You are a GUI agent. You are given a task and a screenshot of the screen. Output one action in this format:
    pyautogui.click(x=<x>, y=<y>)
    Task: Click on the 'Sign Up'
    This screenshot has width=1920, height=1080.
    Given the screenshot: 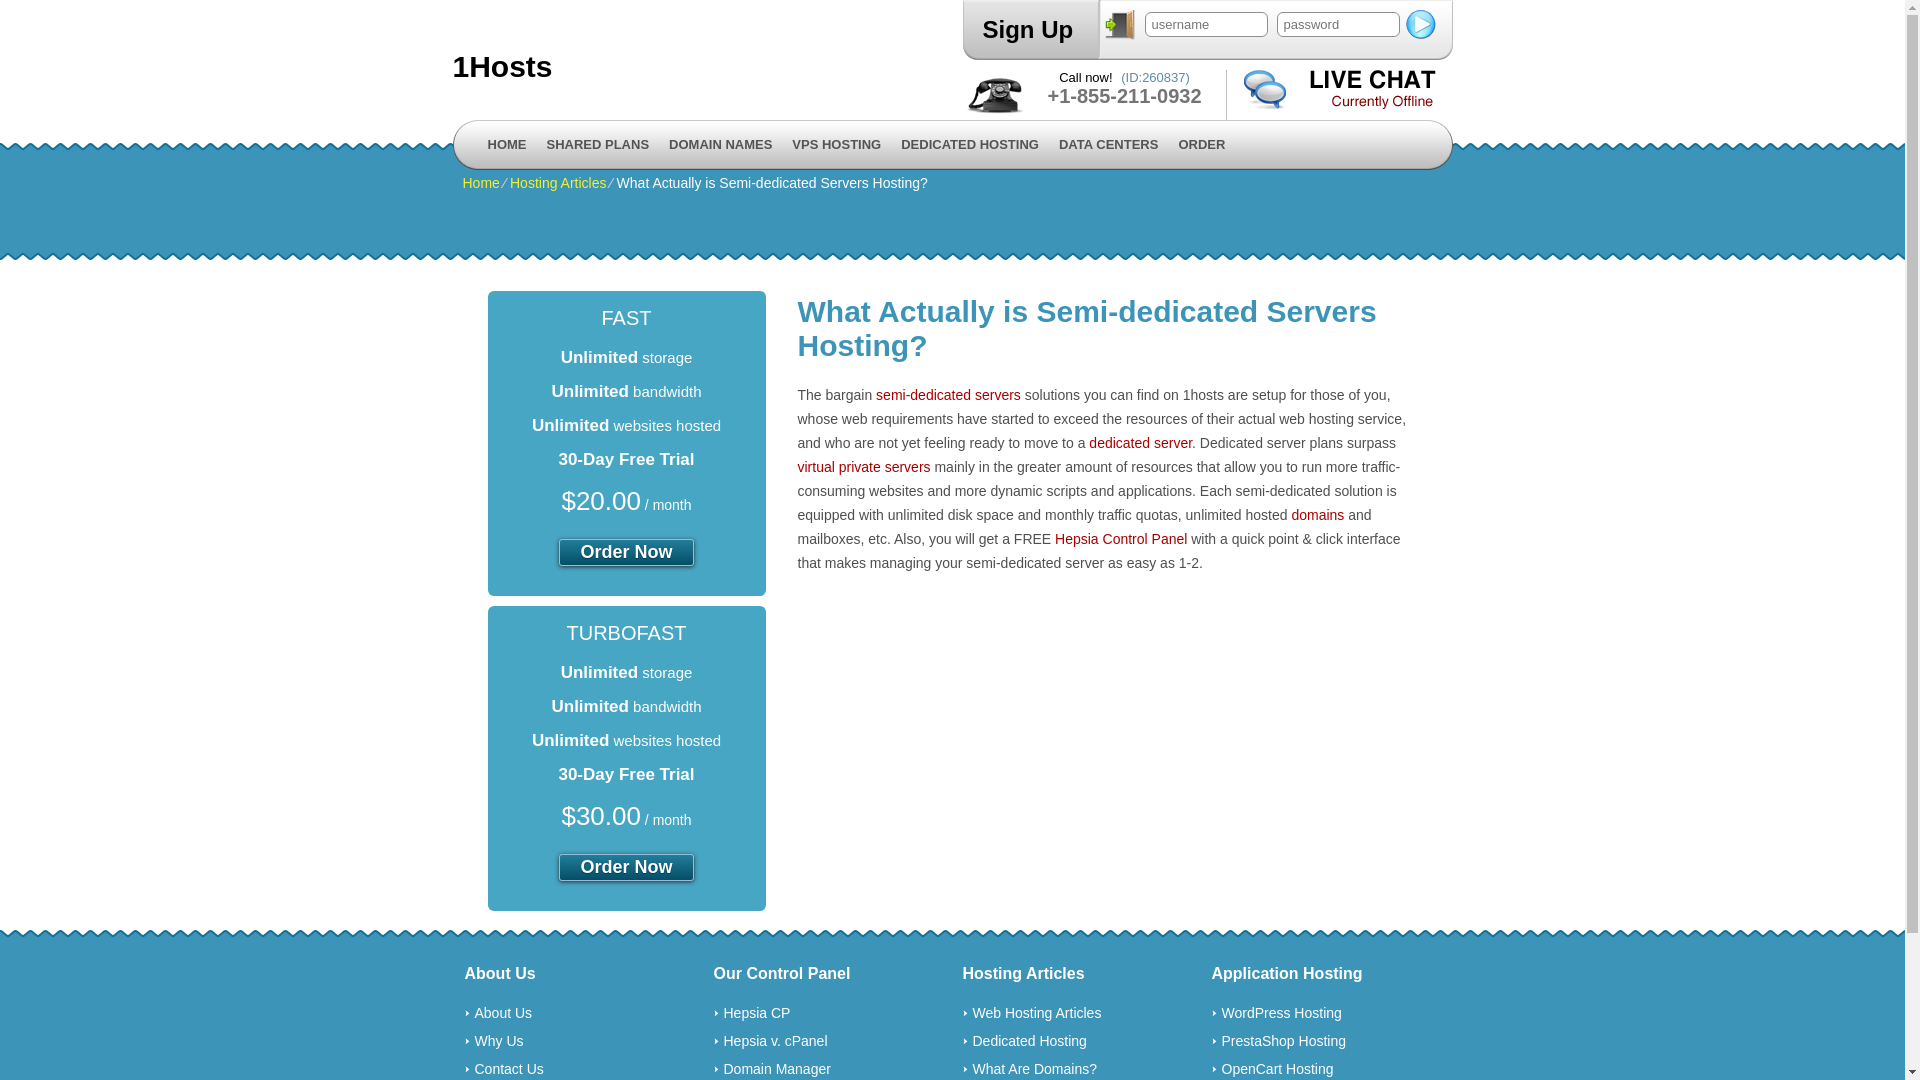 What is the action you would take?
    pyautogui.click(x=1027, y=29)
    